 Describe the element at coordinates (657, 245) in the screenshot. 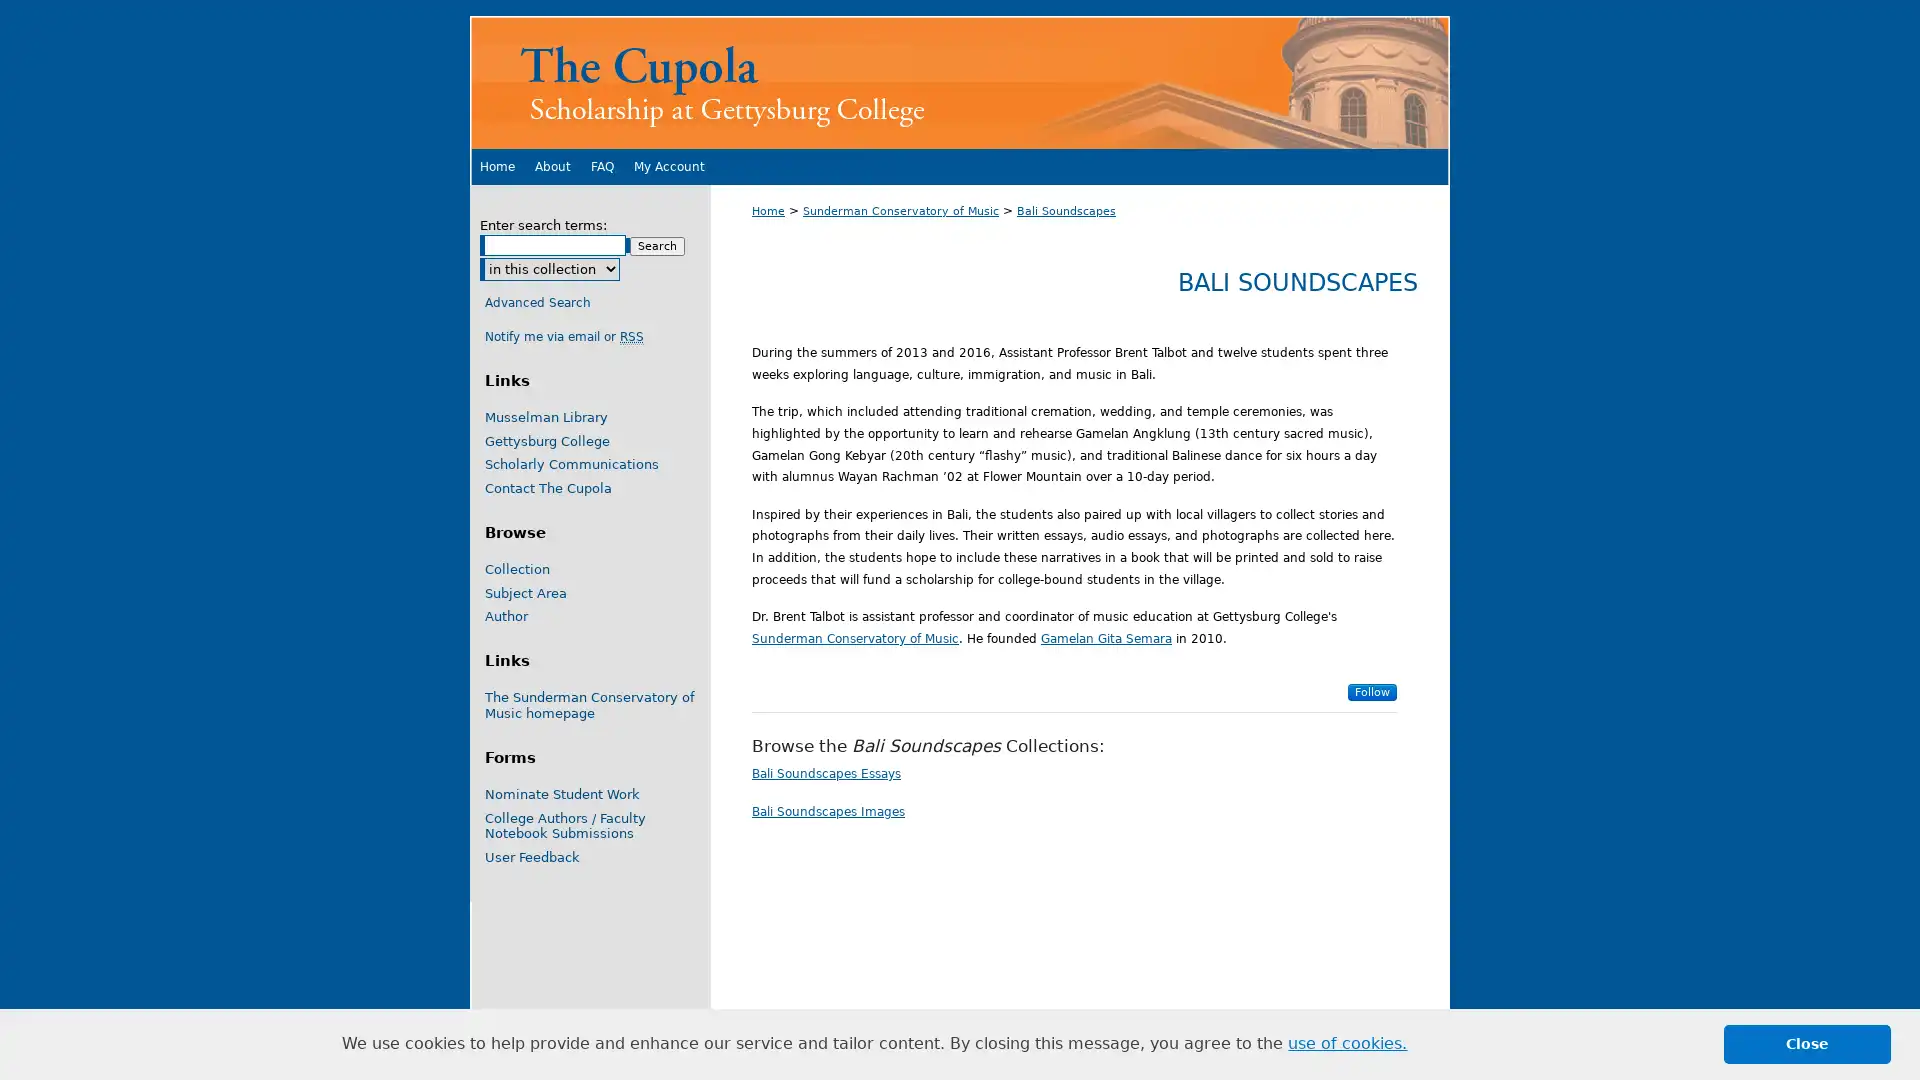

I see `Search` at that location.